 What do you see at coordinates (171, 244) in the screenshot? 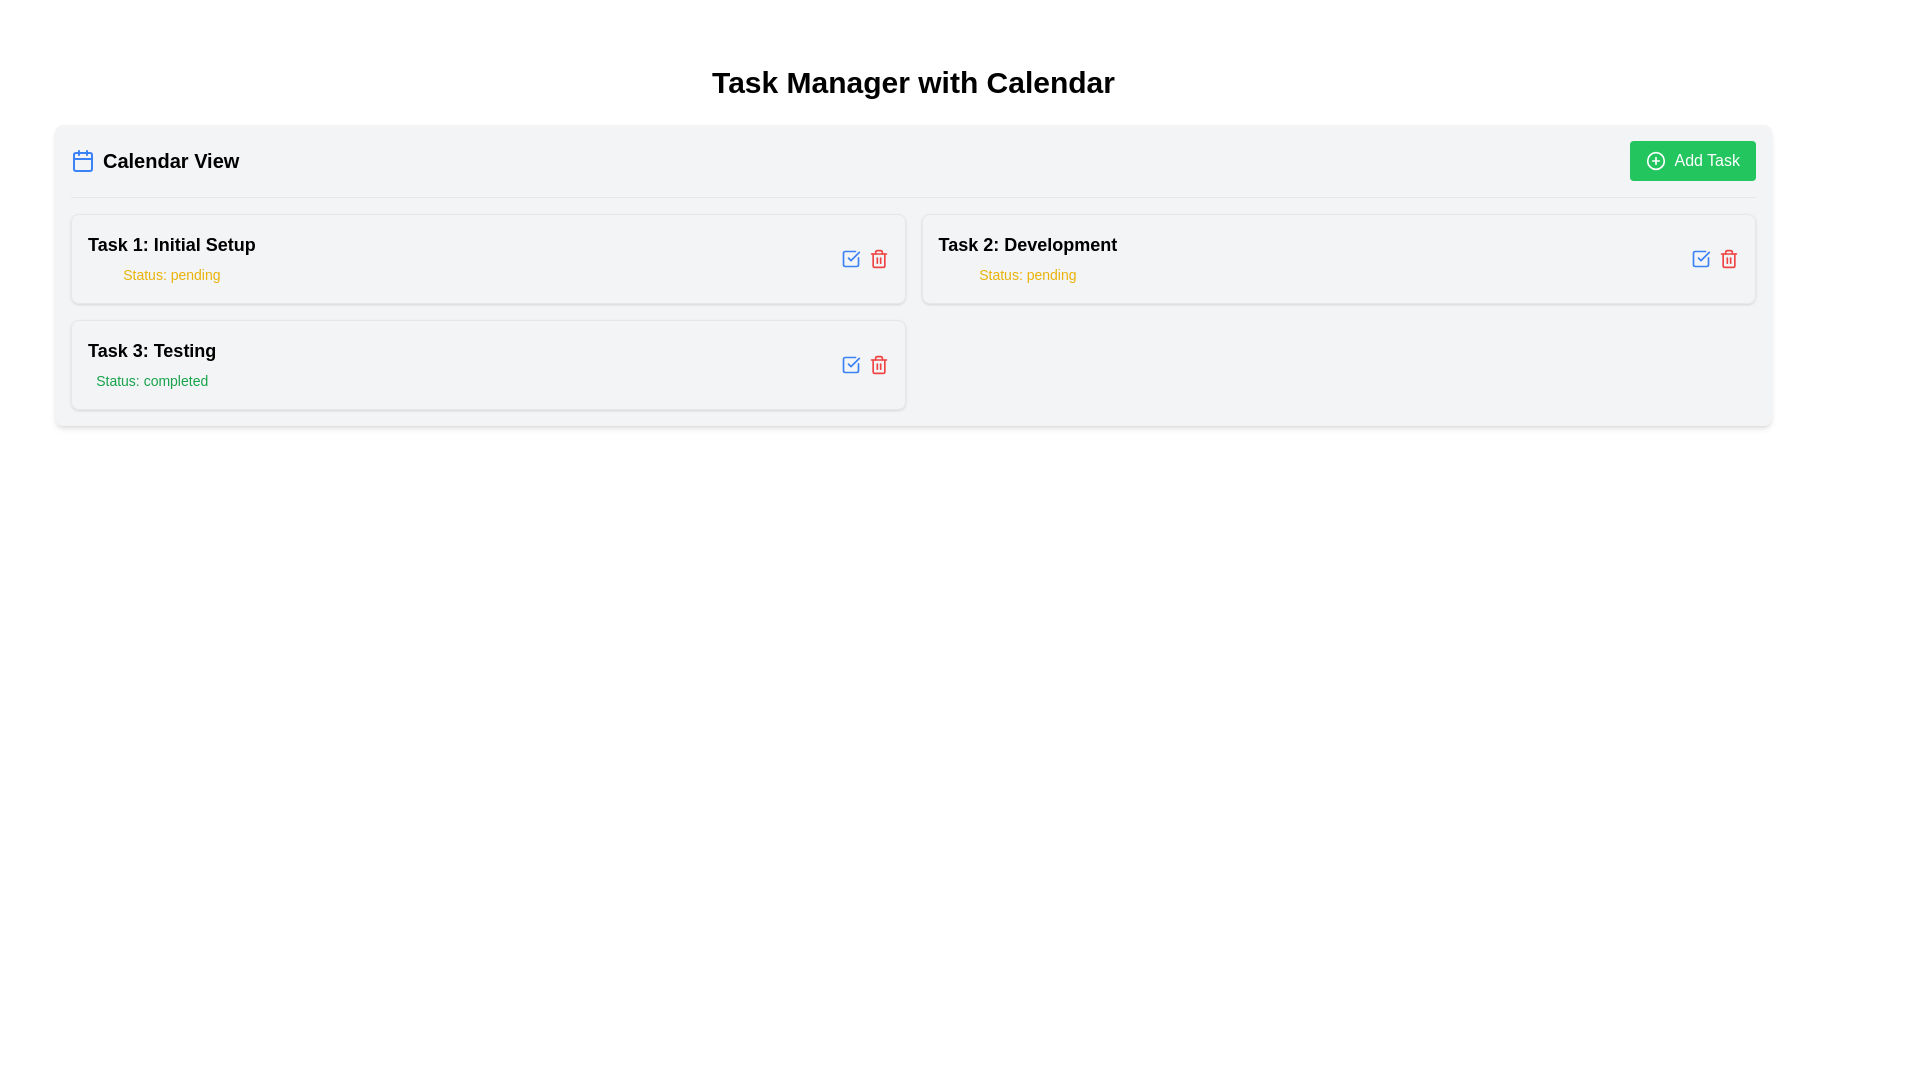
I see `the text label reading 'Task 1: Initial Setup', which is a large bold font positioned at the top of its section` at bounding box center [171, 244].